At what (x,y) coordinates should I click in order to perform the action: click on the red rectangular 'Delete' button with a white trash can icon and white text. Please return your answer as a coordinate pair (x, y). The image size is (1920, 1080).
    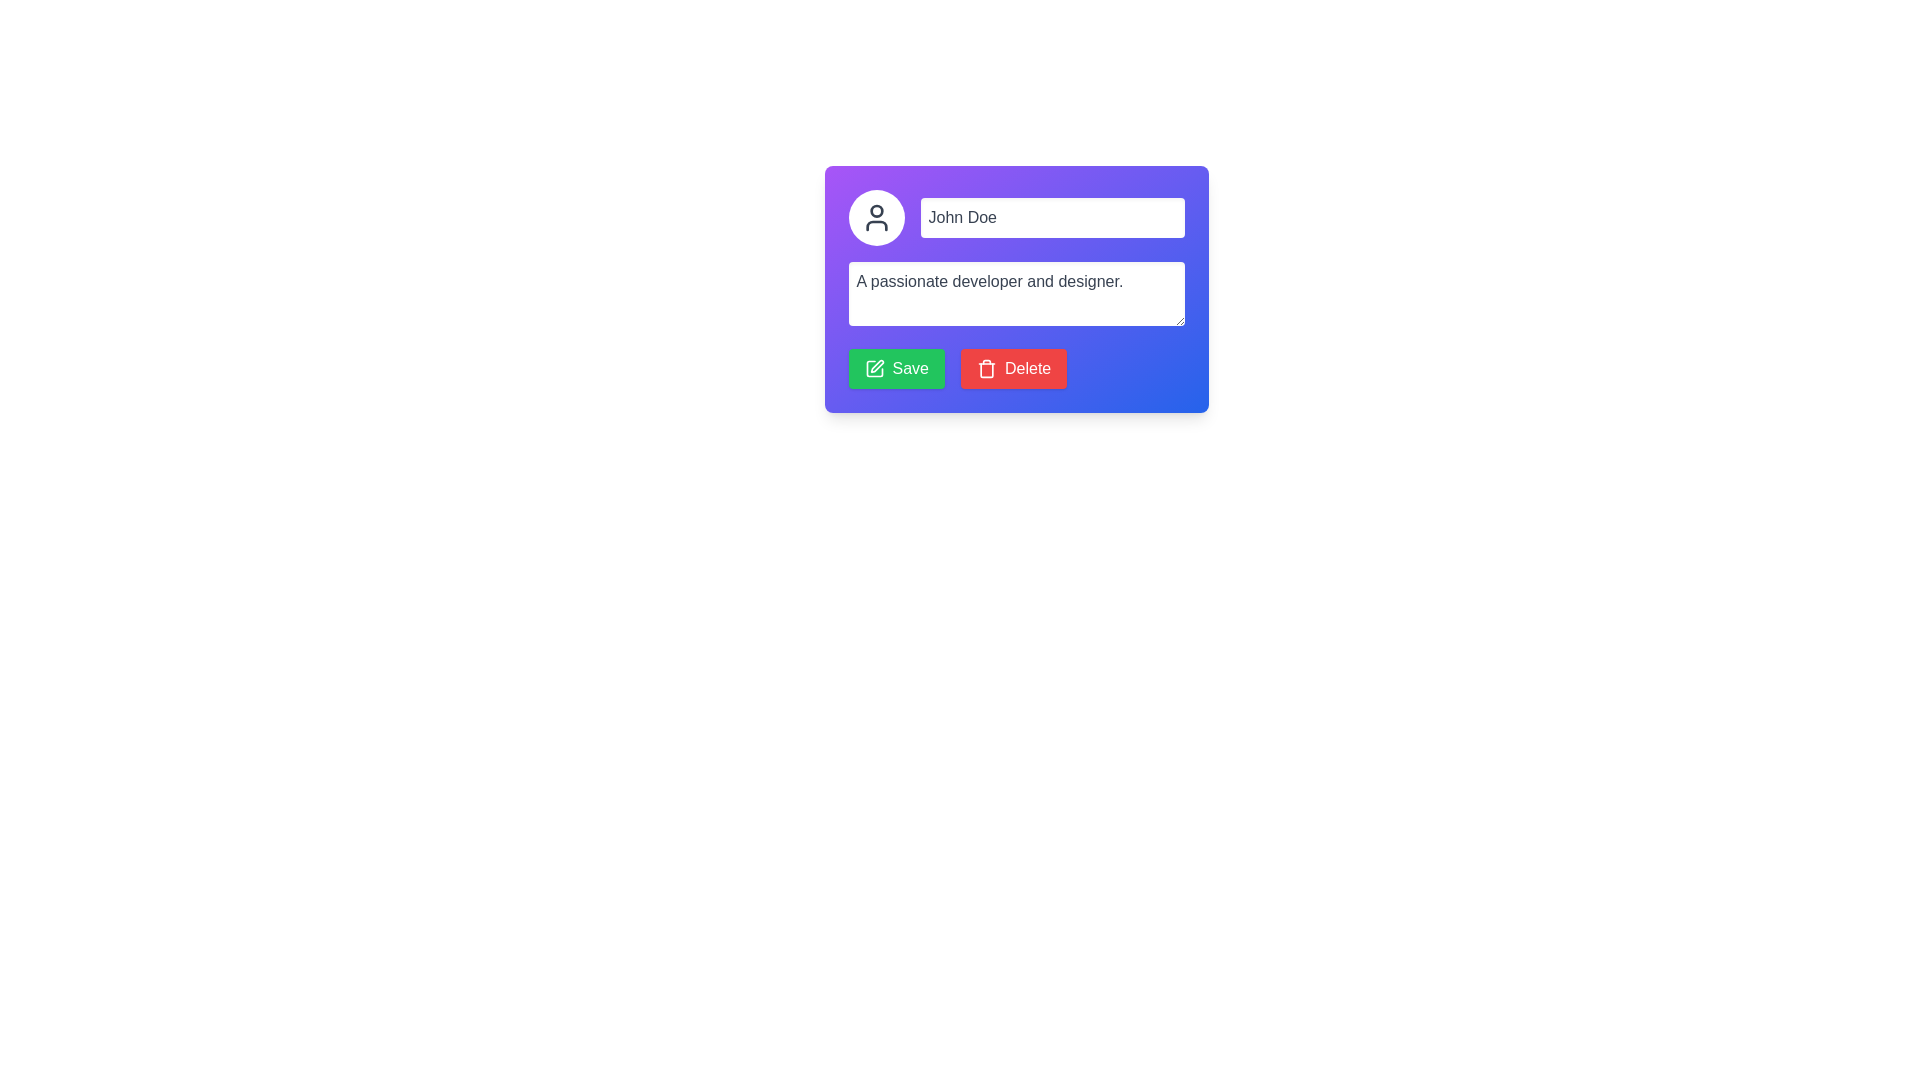
    Looking at the image, I should click on (1014, 369).